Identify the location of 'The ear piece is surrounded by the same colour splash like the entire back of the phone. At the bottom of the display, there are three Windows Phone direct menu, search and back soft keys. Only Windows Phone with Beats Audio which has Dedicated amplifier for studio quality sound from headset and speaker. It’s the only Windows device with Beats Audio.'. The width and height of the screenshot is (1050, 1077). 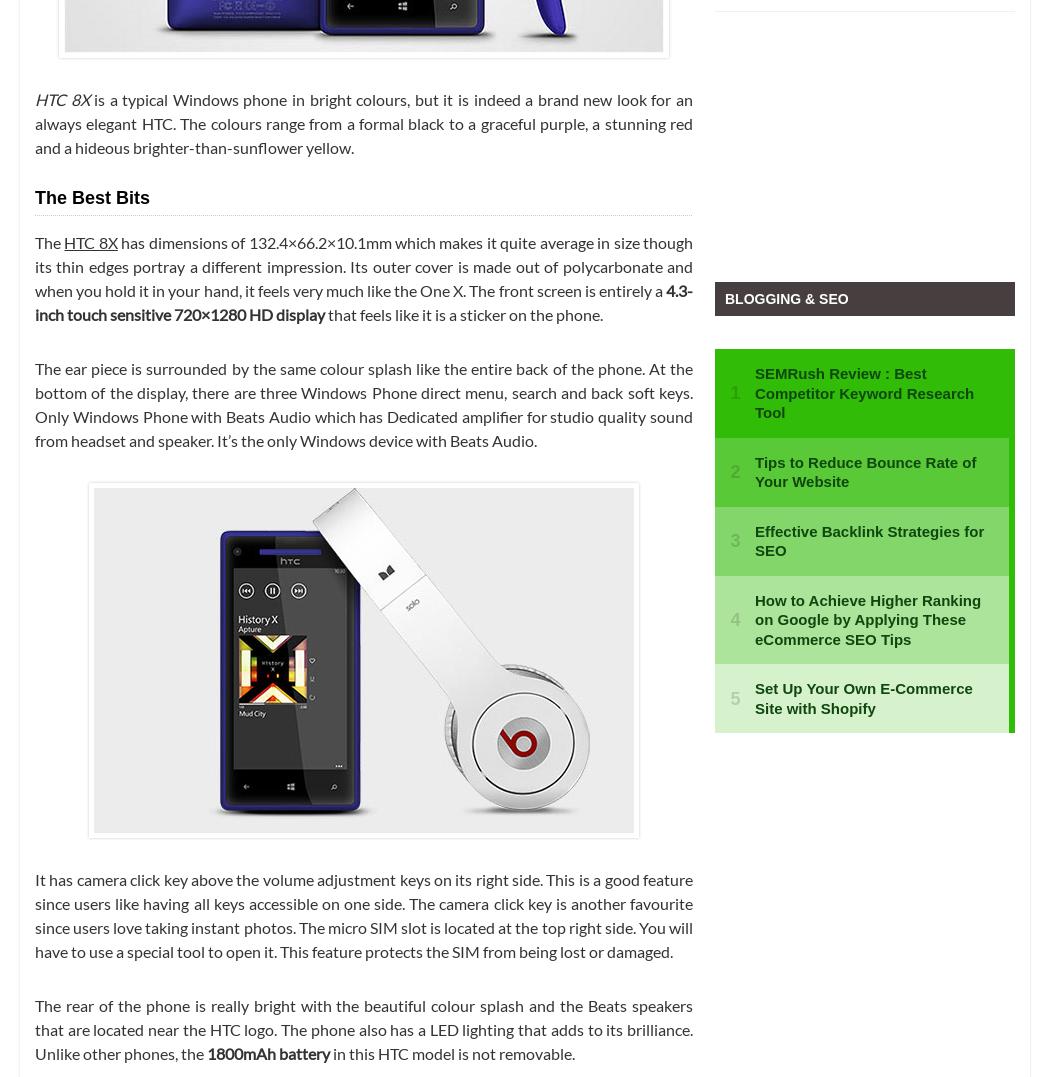
(363, 403).